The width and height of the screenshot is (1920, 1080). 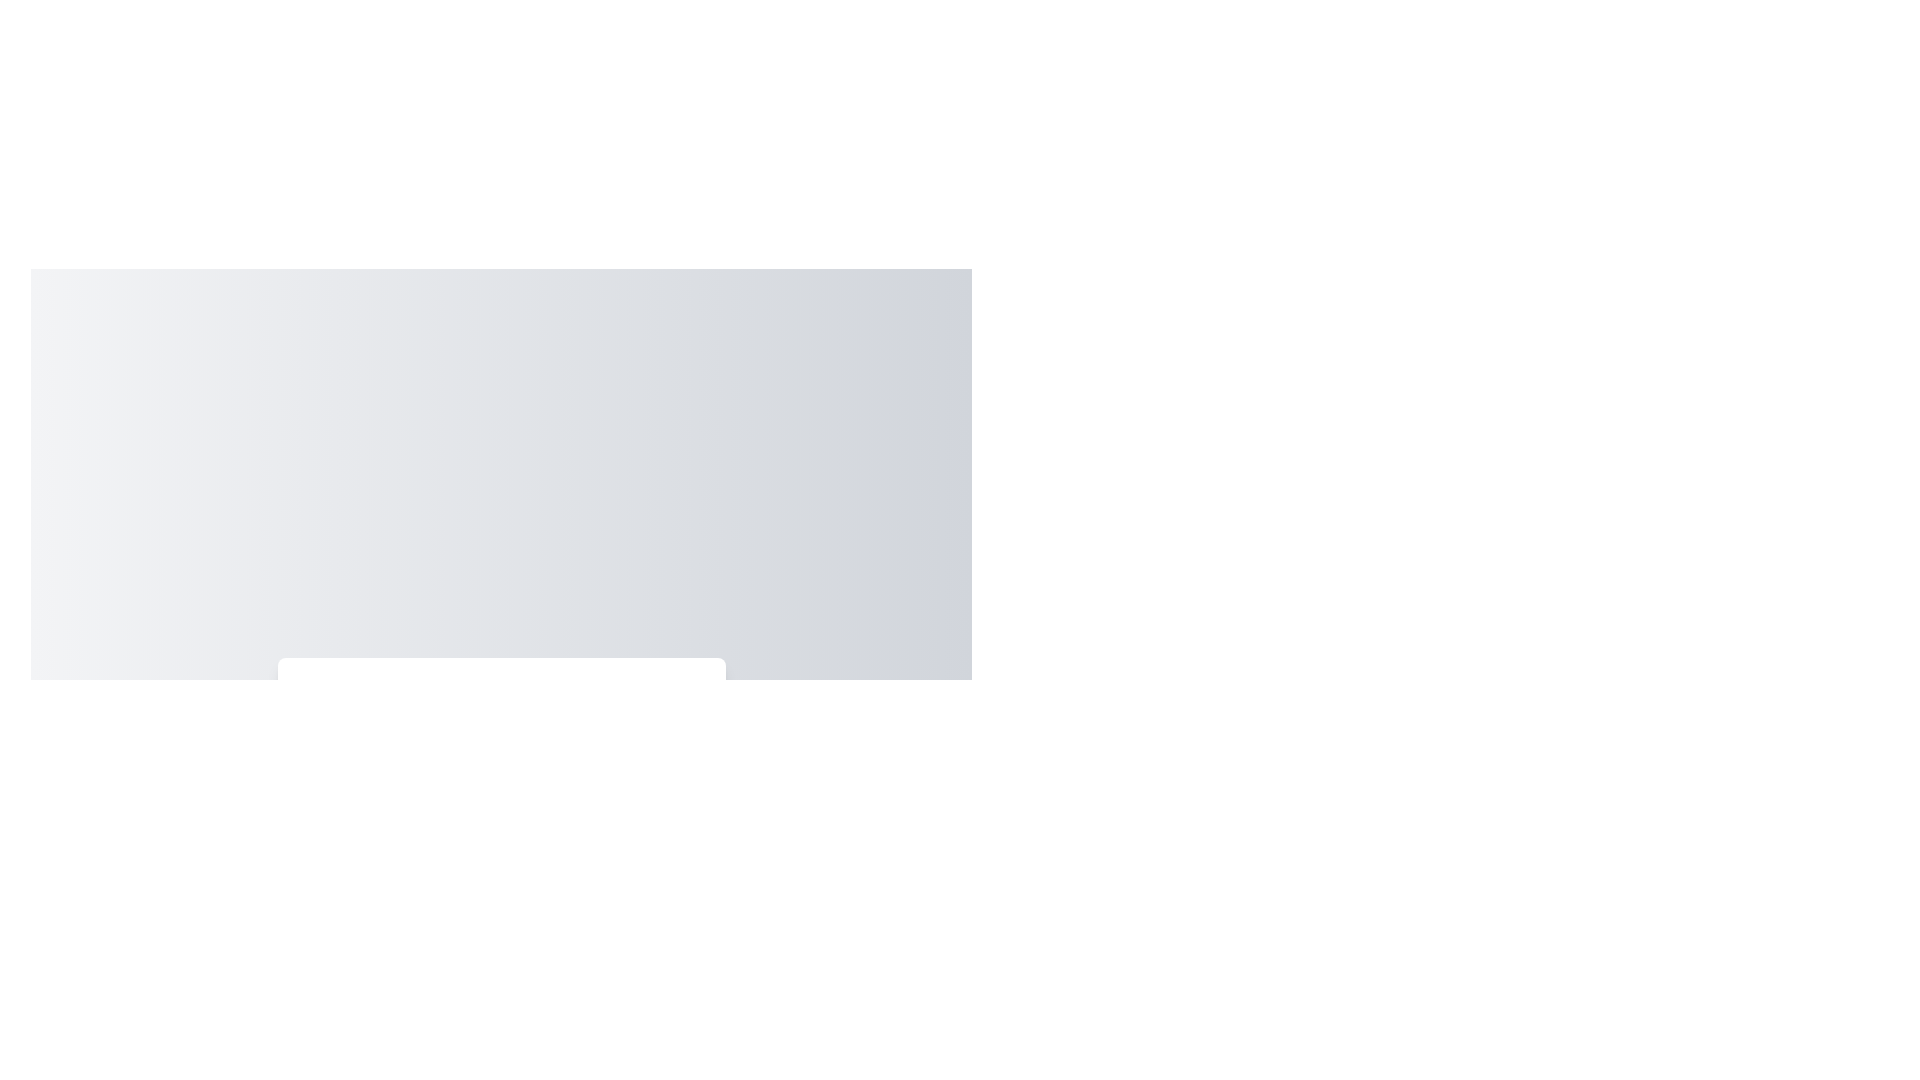 What do you see at coordinates (501, 759) in the screenshot?
I see `the video placeholder image to focus on it` at bounding box center [501, 759].